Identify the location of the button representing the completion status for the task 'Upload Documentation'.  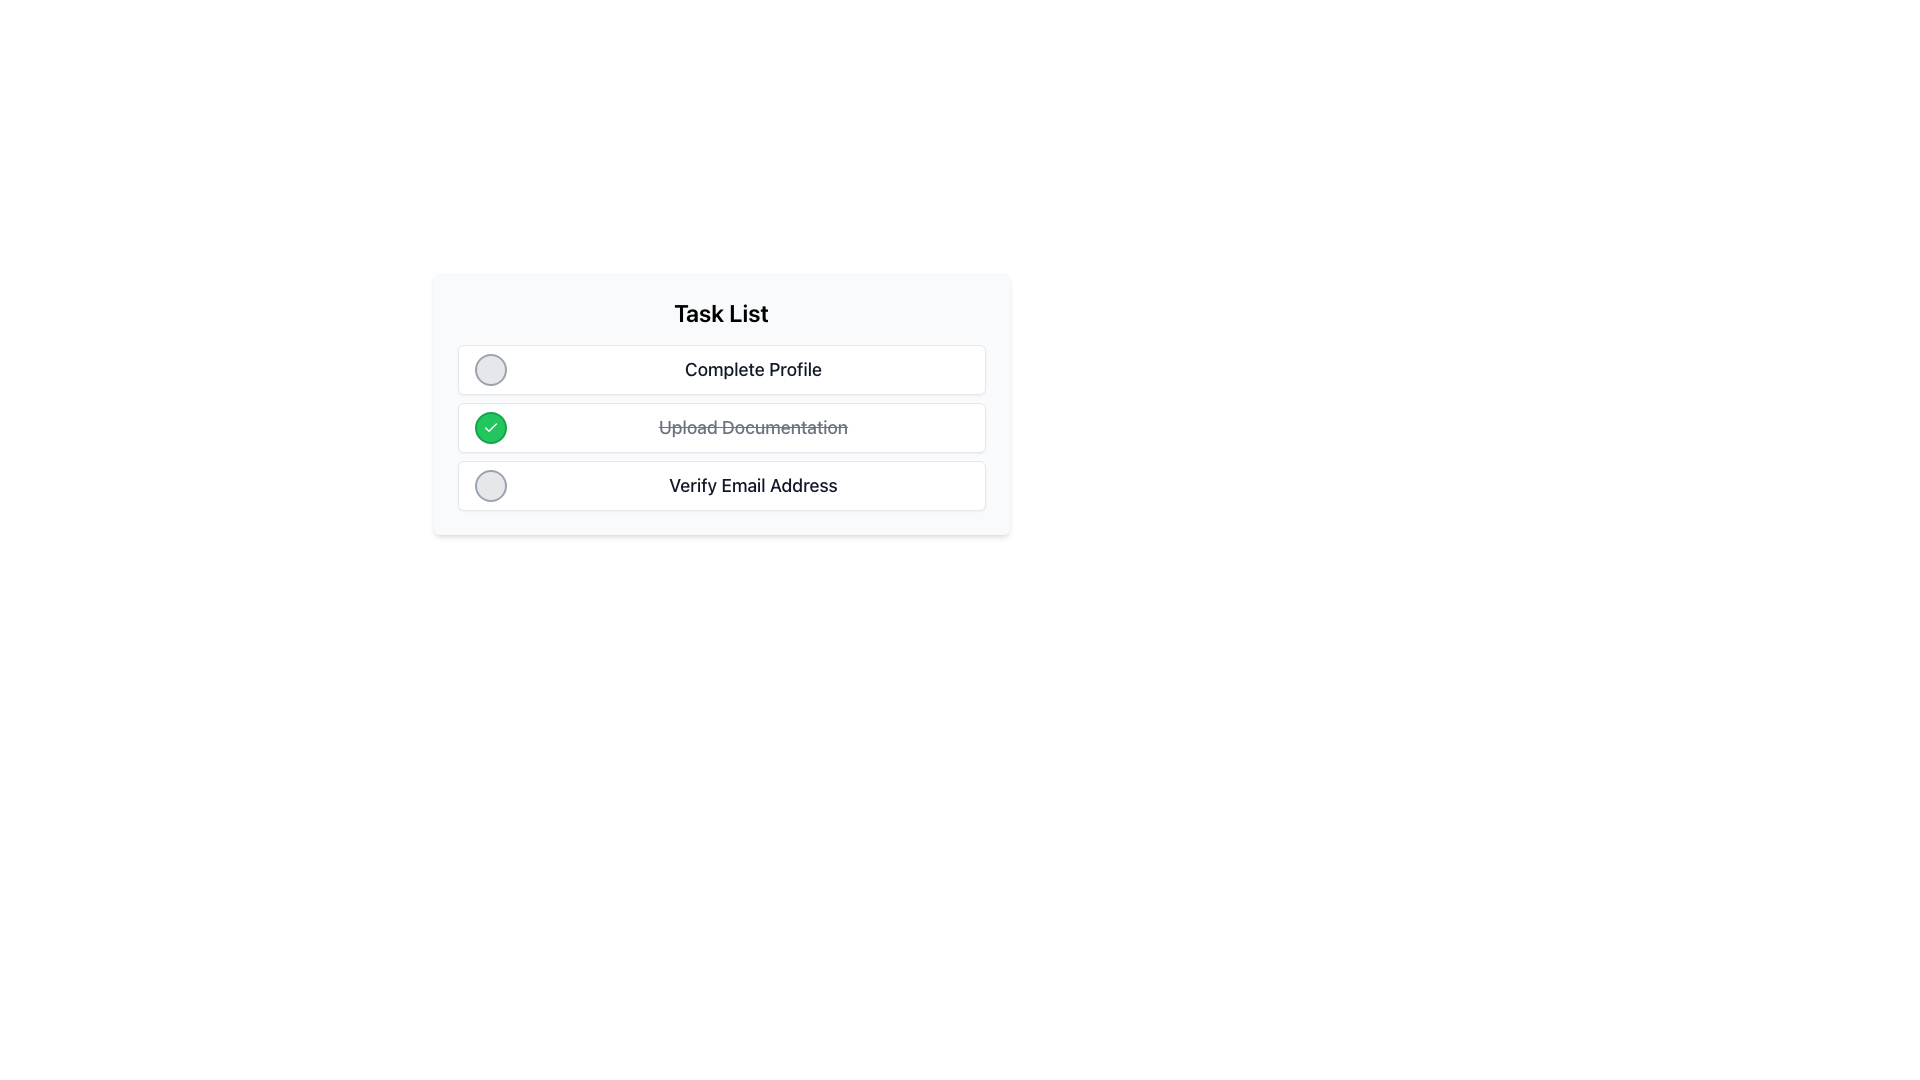
(490, 427).